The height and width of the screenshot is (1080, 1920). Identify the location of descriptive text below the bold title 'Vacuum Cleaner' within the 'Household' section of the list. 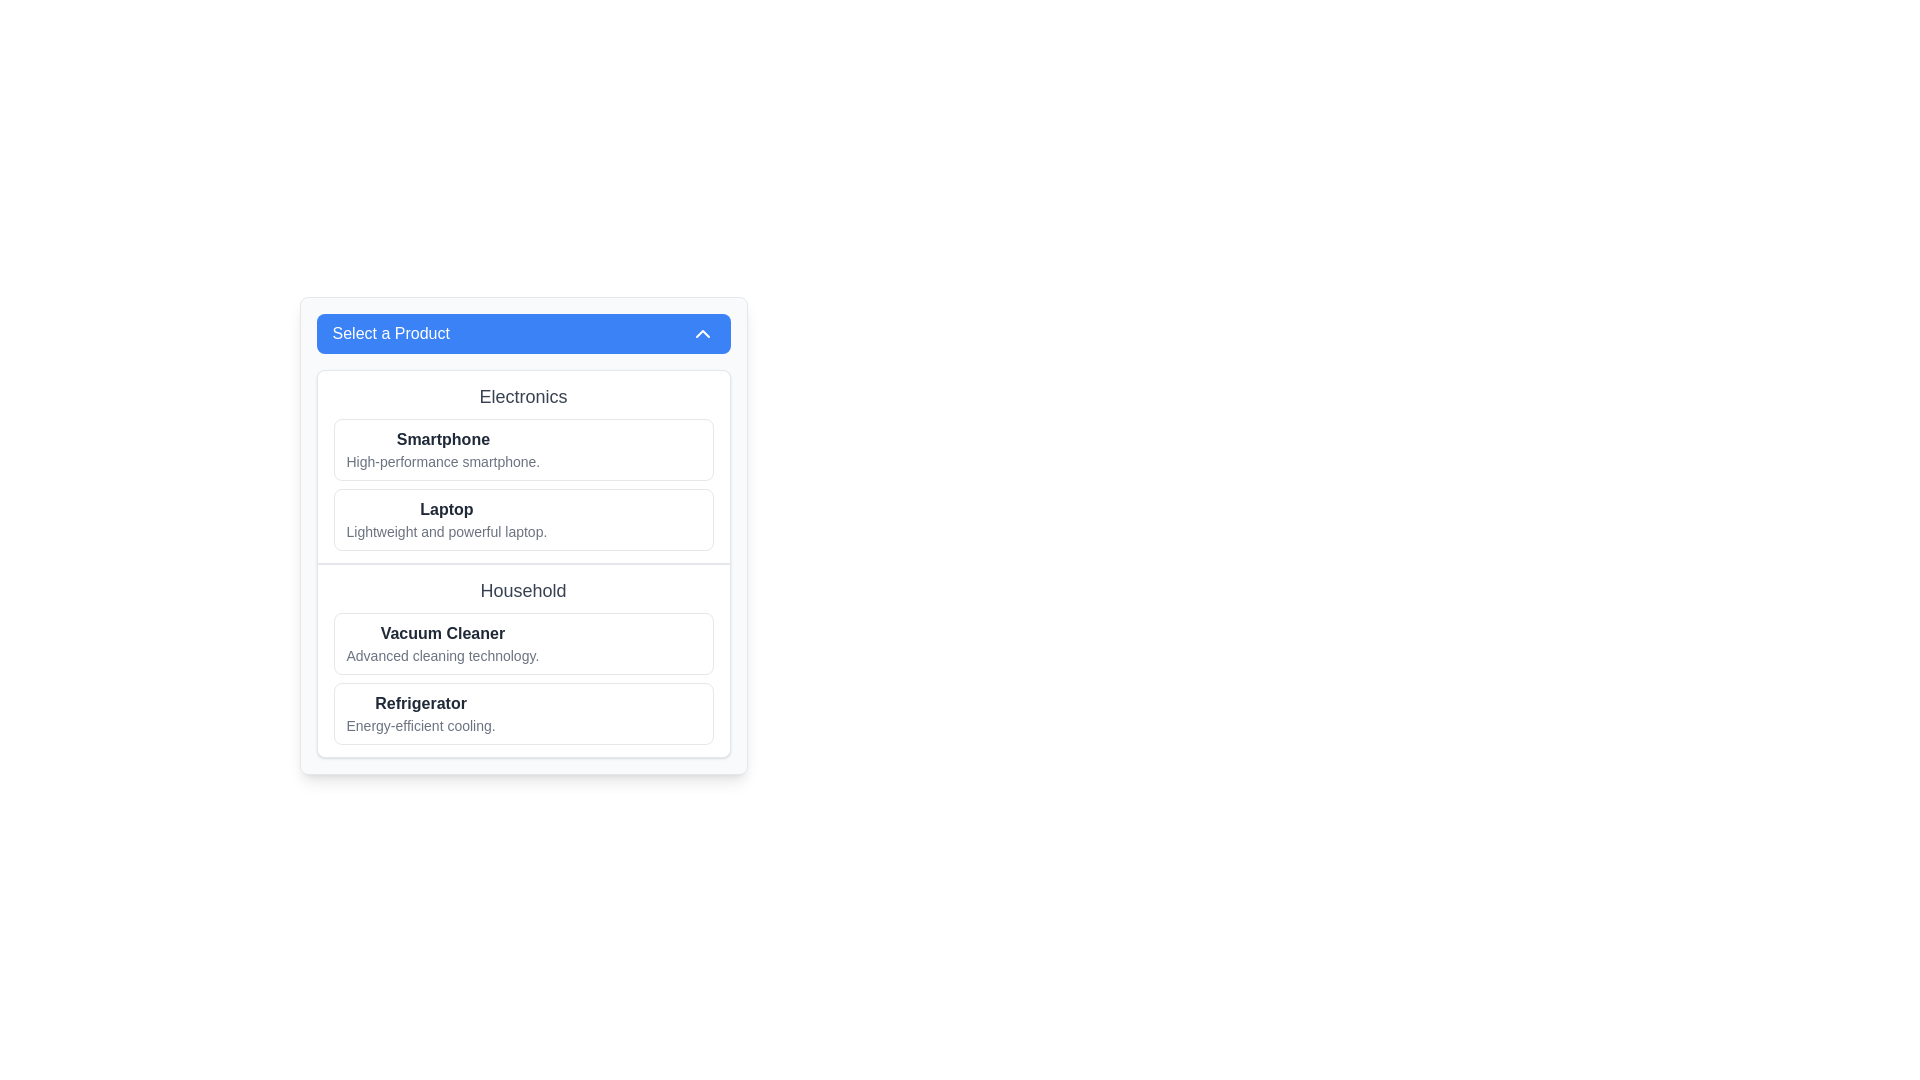
(441, 655).